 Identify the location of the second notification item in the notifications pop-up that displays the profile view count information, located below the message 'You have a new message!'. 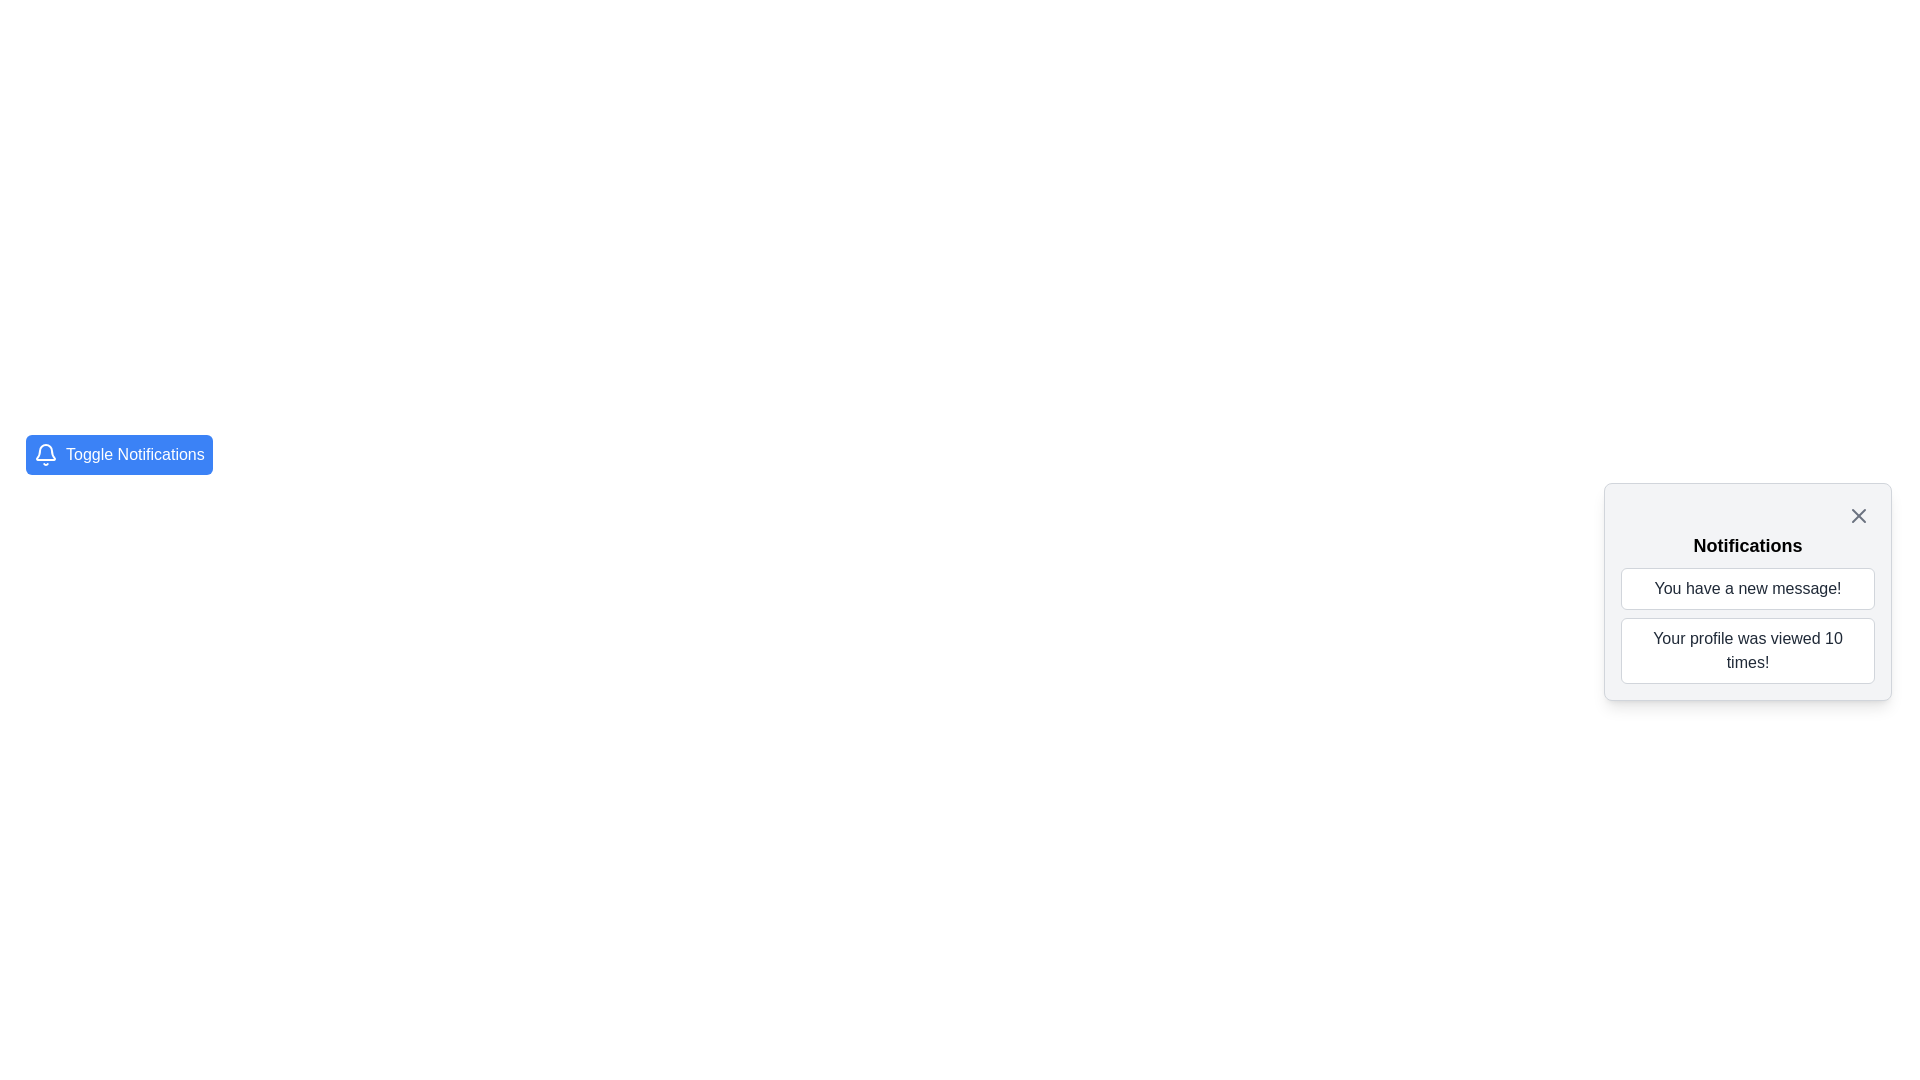
(1746, 651).